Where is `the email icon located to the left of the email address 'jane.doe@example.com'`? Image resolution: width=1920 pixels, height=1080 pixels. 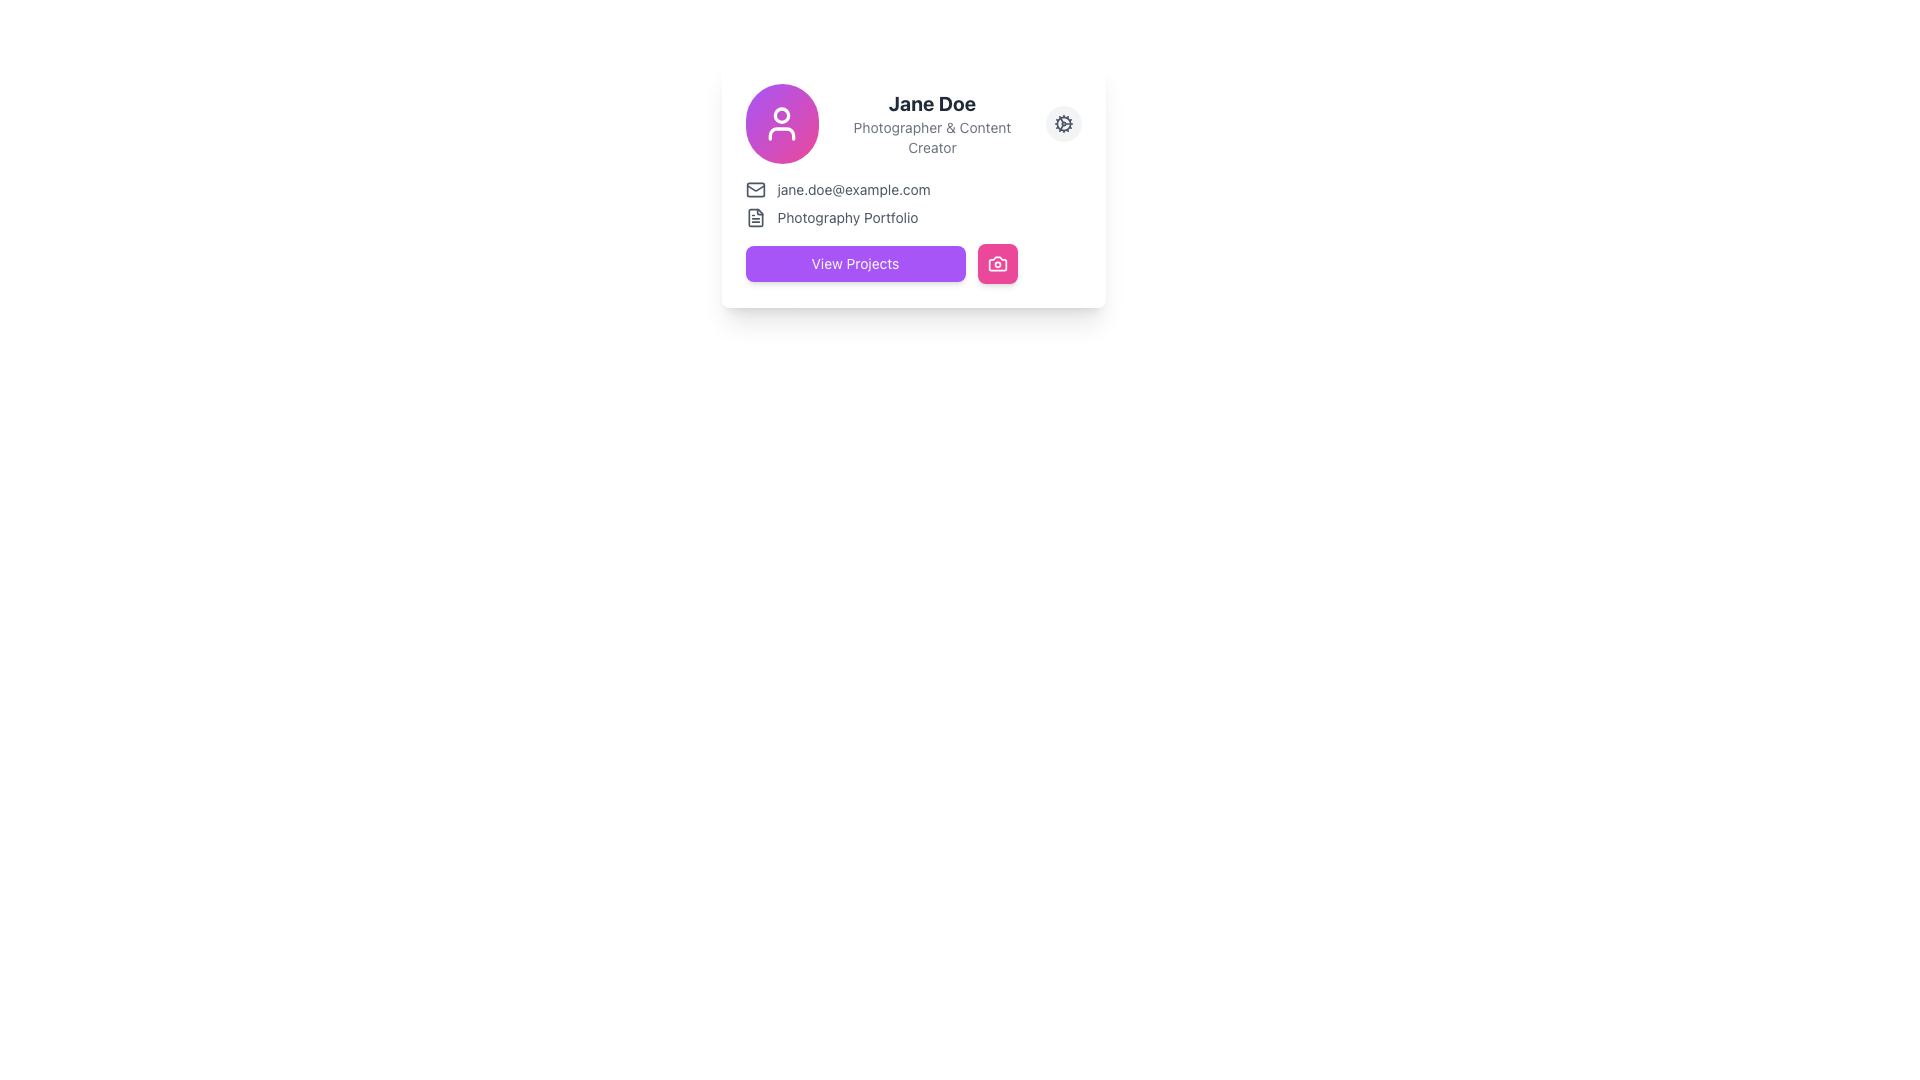
the email icon located to the left of the email address 'jane.doe@example.com' is located at coordinates (754, 189).